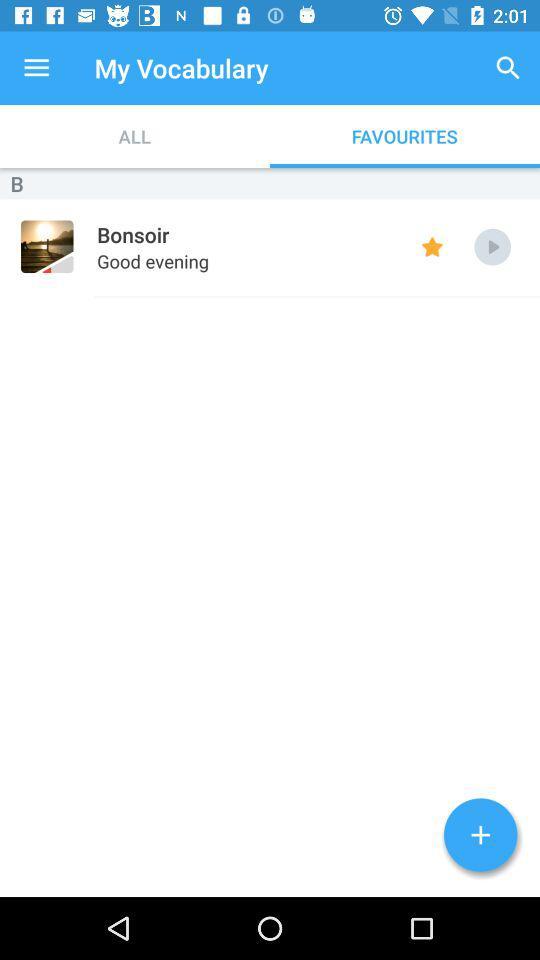  What do you see at coordinates (479, 835) in the screenshot?
I see `word` at bounding box center [479, 835].